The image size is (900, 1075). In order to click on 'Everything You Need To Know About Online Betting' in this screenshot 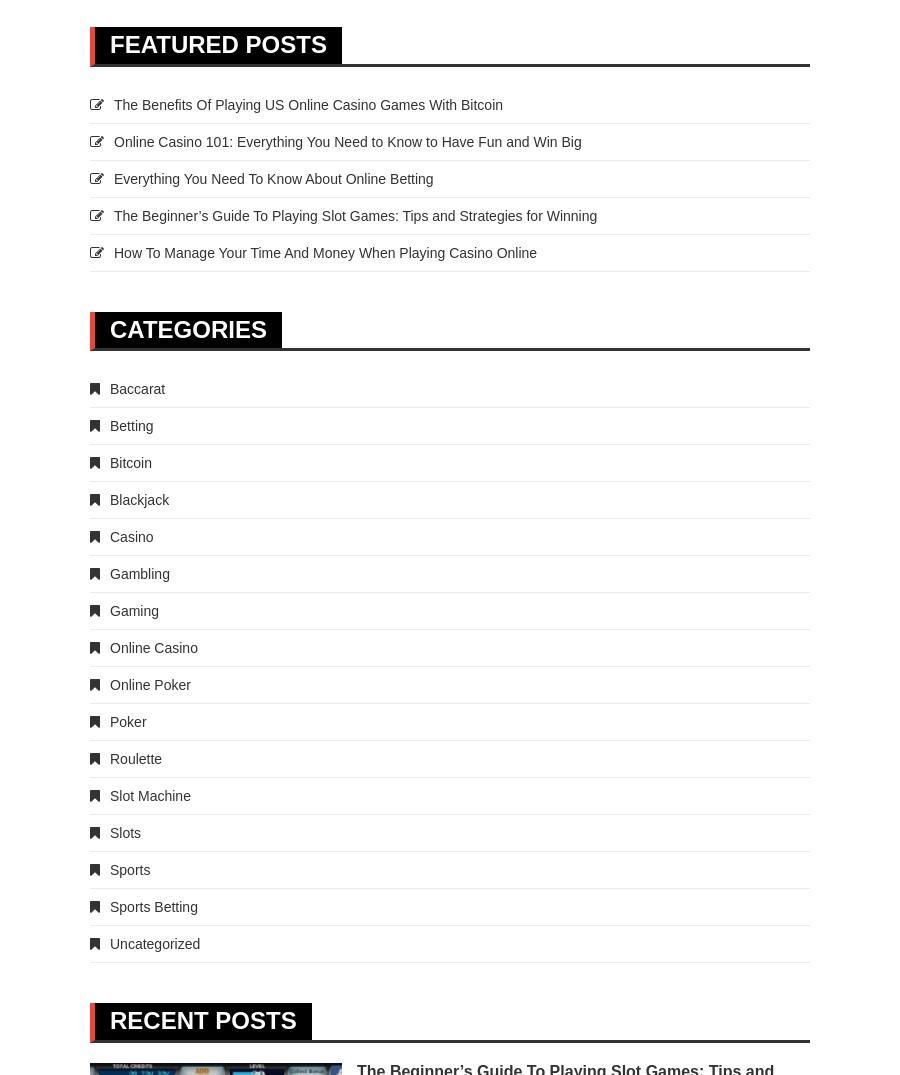, I will do `click(272, 177)`.